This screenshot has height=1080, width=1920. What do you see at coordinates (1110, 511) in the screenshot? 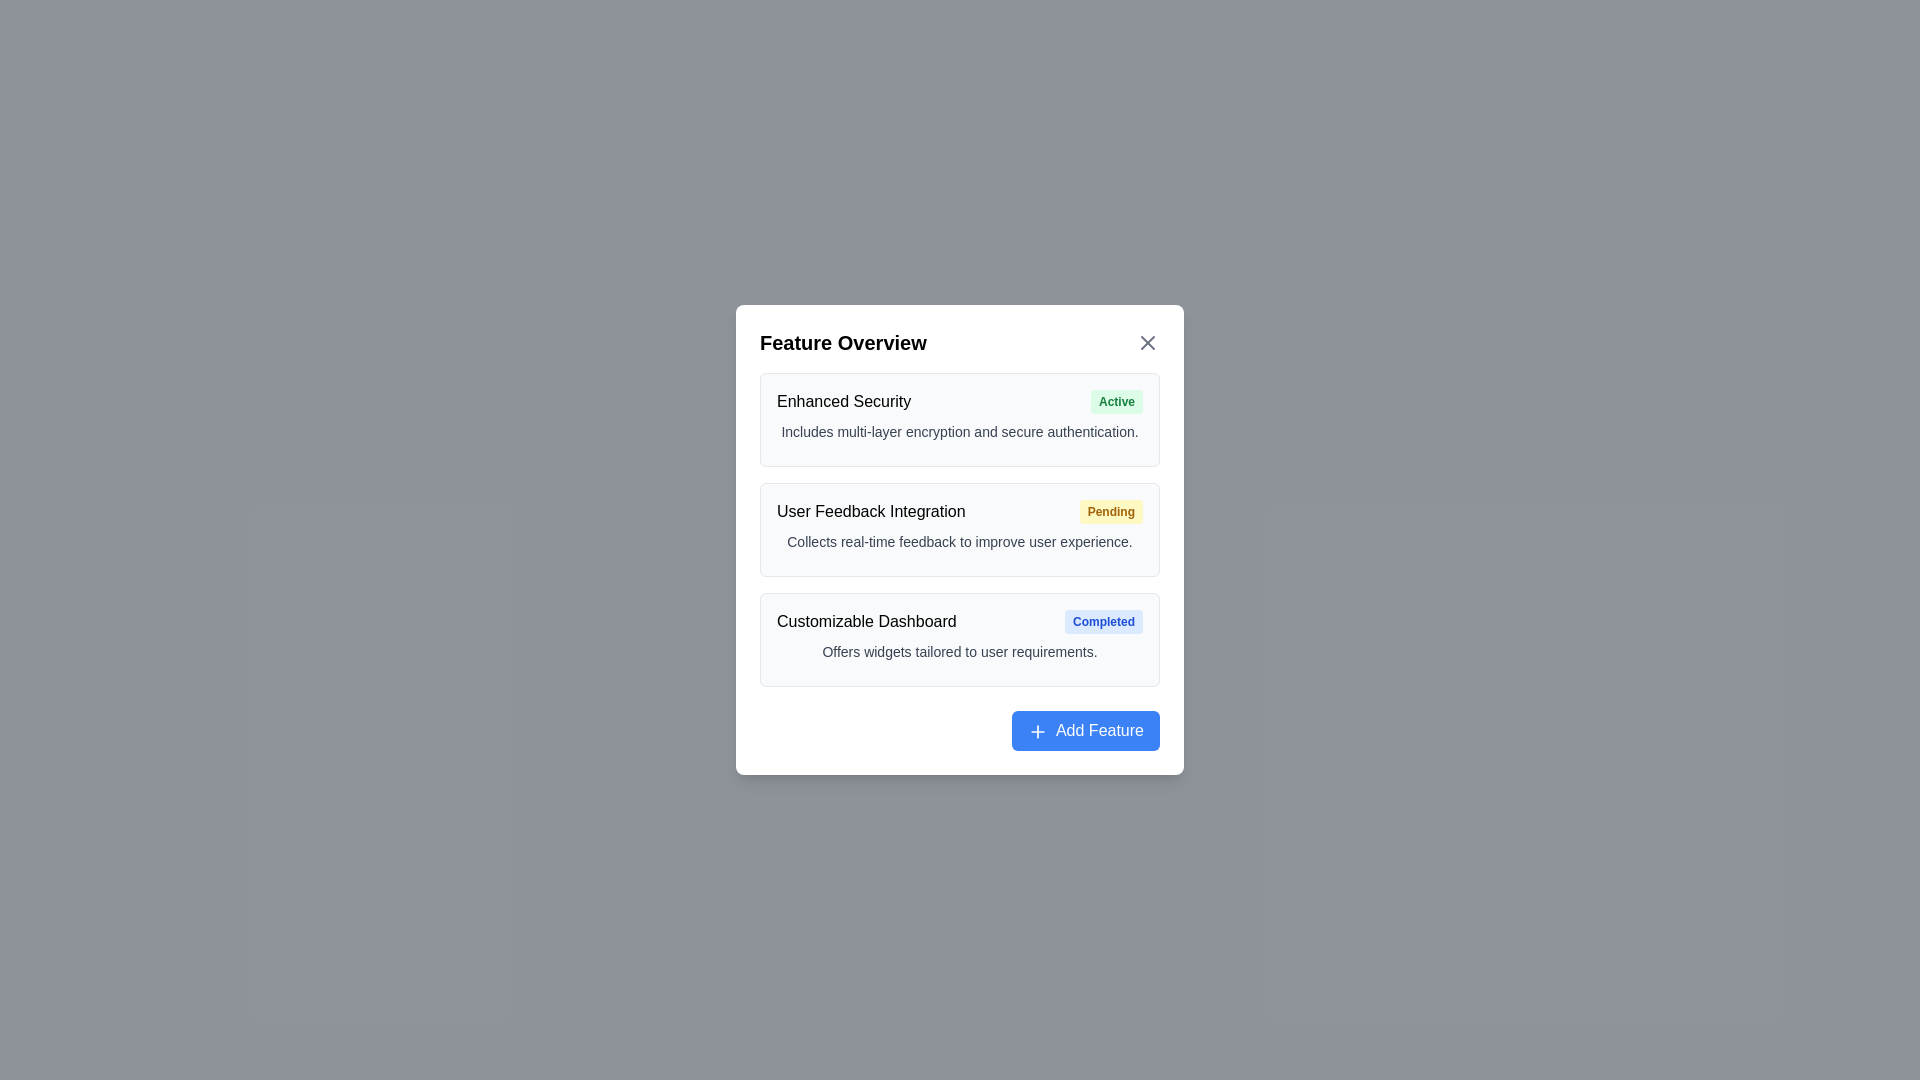
I see `the Status badge indicating the 'Pending' status of the 'User Feedback Integration' feature, which is positioned to the right of the corresponding text and above the descriptive text` at bounding box center [1110, 511].